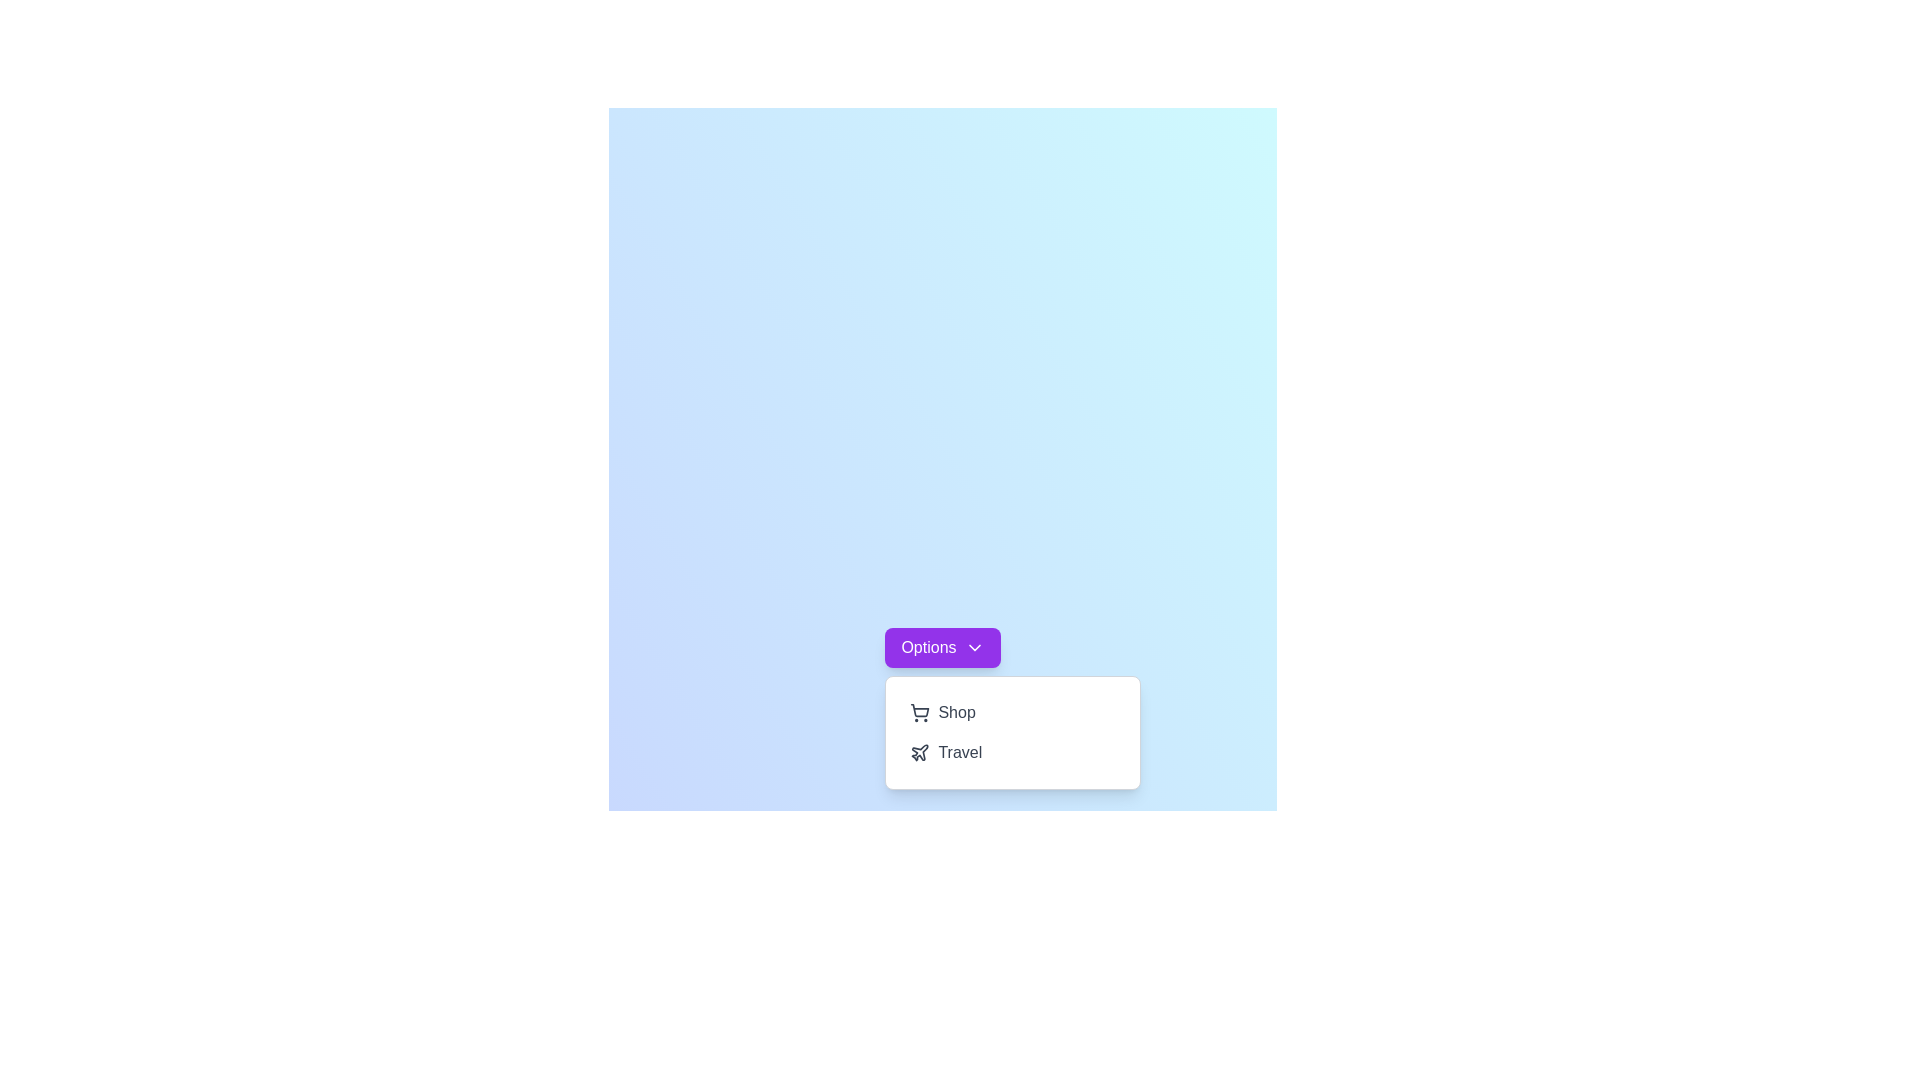  Describe the element at coordinates (941, 648) in the screenshot. I see `the dropdown toggle button located near the center of the interface` at that location.